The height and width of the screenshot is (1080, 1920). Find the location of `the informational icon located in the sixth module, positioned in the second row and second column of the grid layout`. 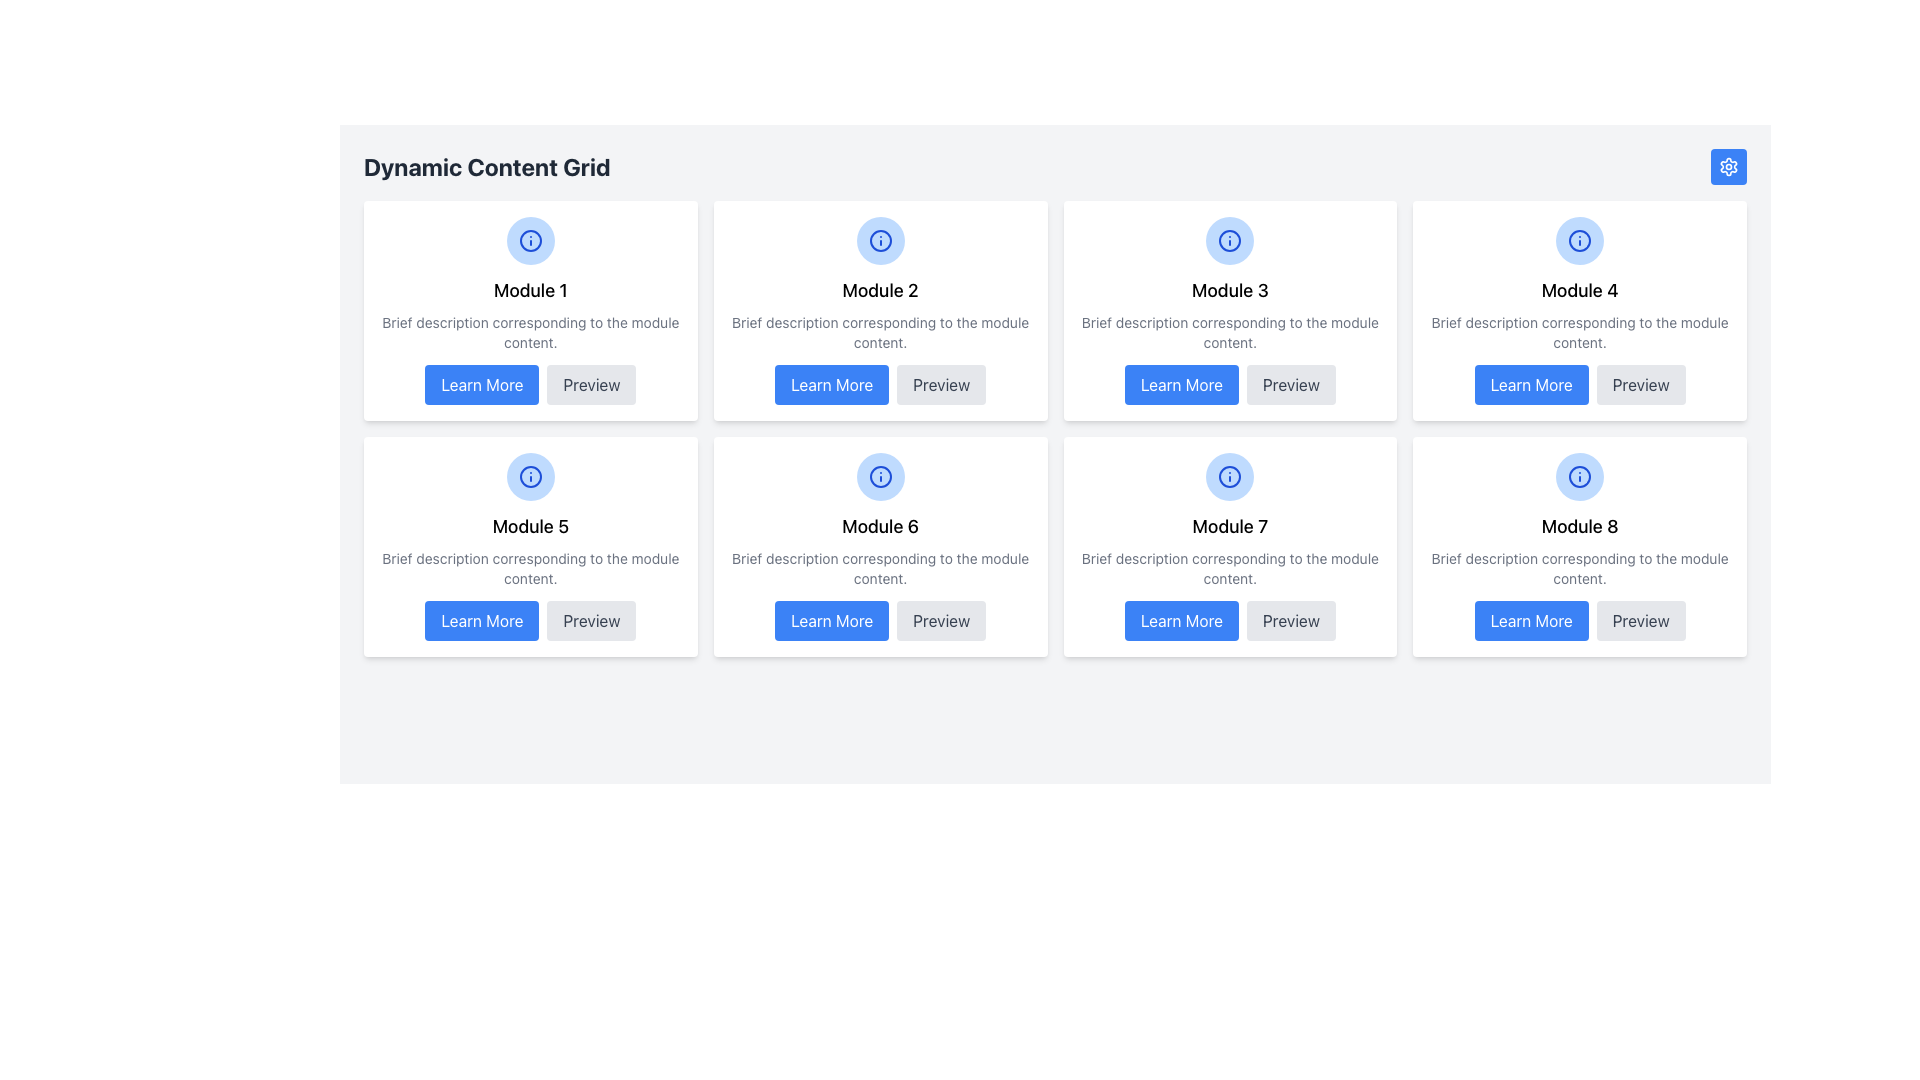

the informational icon located in the sixth module, positioned in the second row and second column of the grid layout is located at coordinates (880, 477).